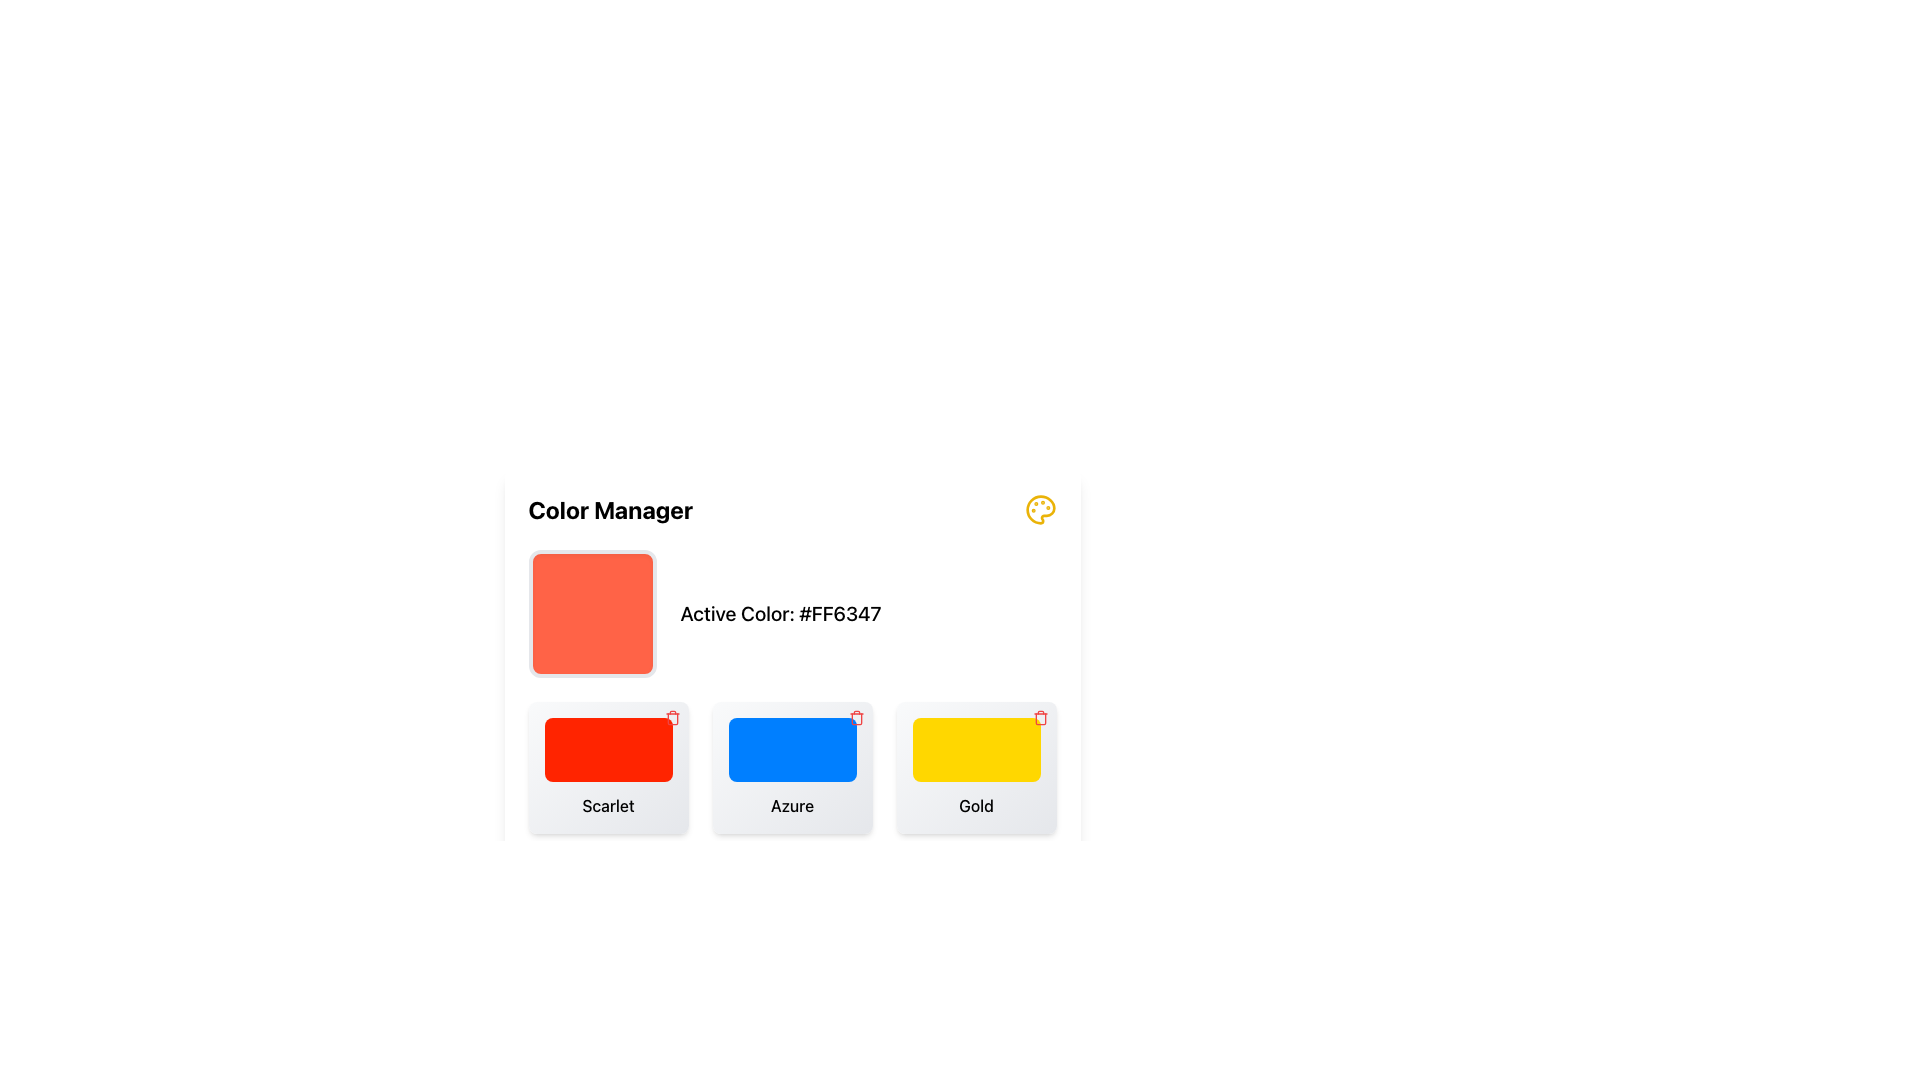 This screenshot has width=1920, height=1080. I want to click on the text label displaying 'Azure', which is centered below a blue-backgrounded element with rounded corners, so click(791, 805).